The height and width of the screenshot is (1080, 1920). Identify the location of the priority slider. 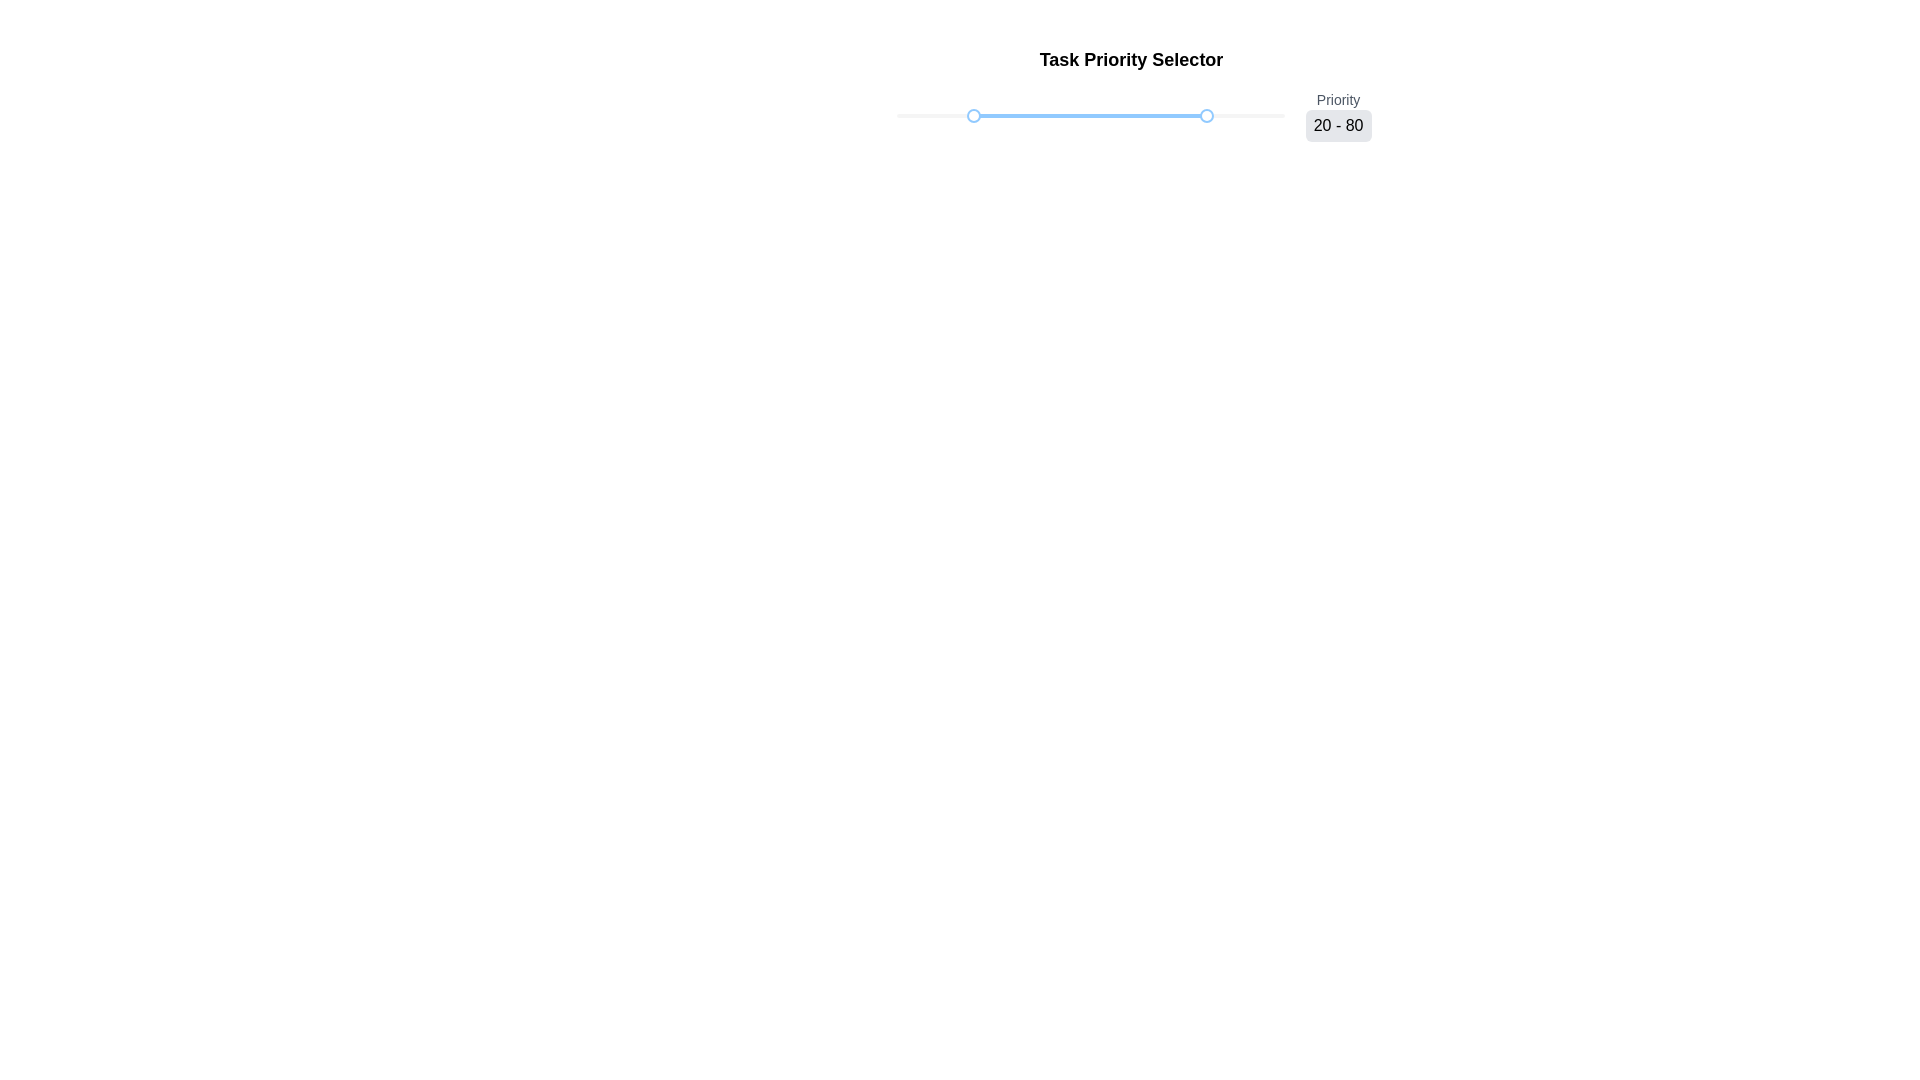
(1156, 115).